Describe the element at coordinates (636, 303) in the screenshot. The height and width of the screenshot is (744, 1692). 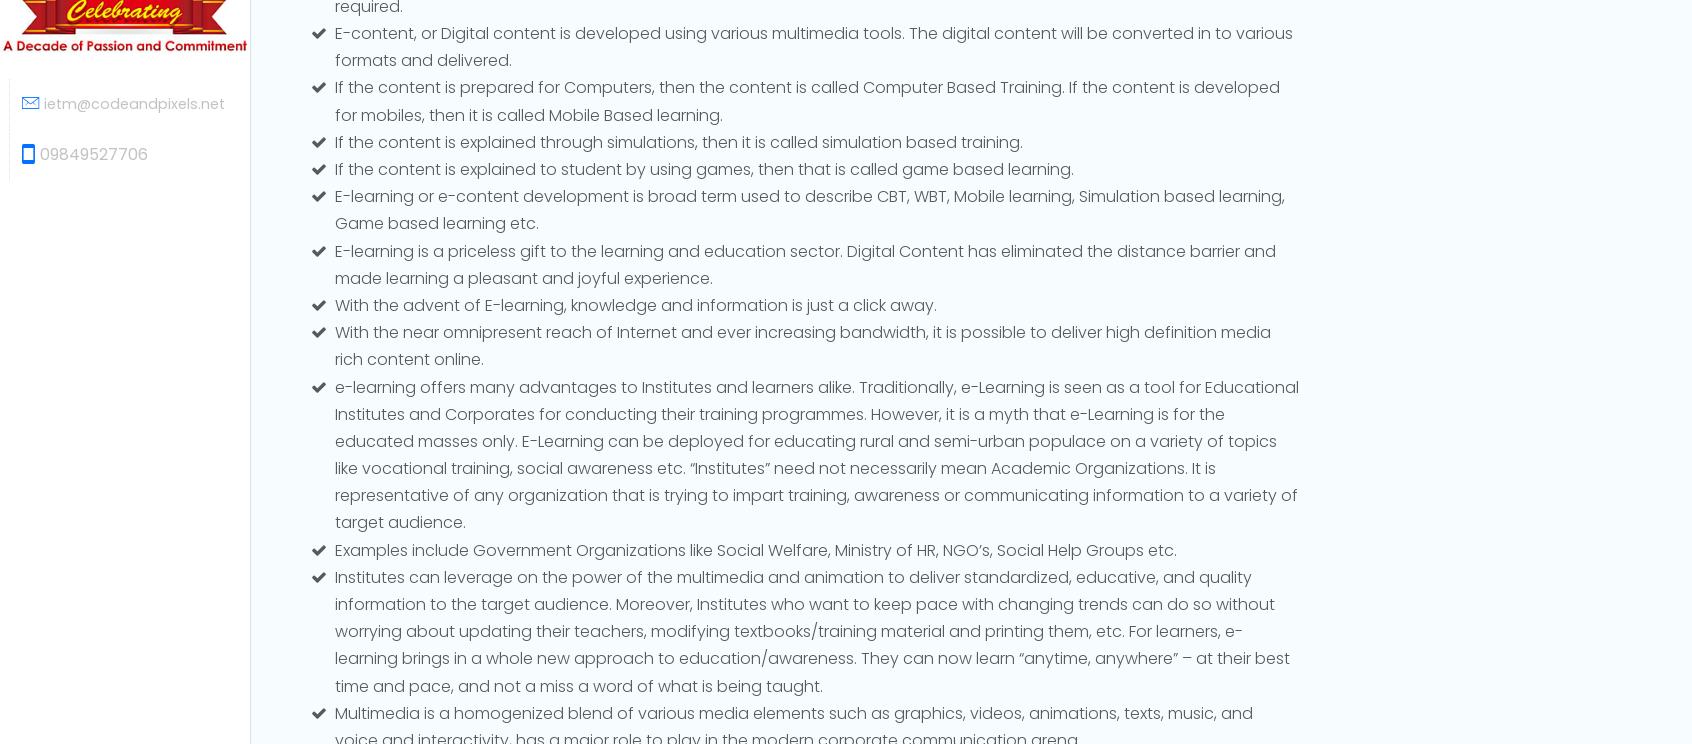
I see `'With the advent of E-learning, knowledge and information is just a click away.'` at that location.